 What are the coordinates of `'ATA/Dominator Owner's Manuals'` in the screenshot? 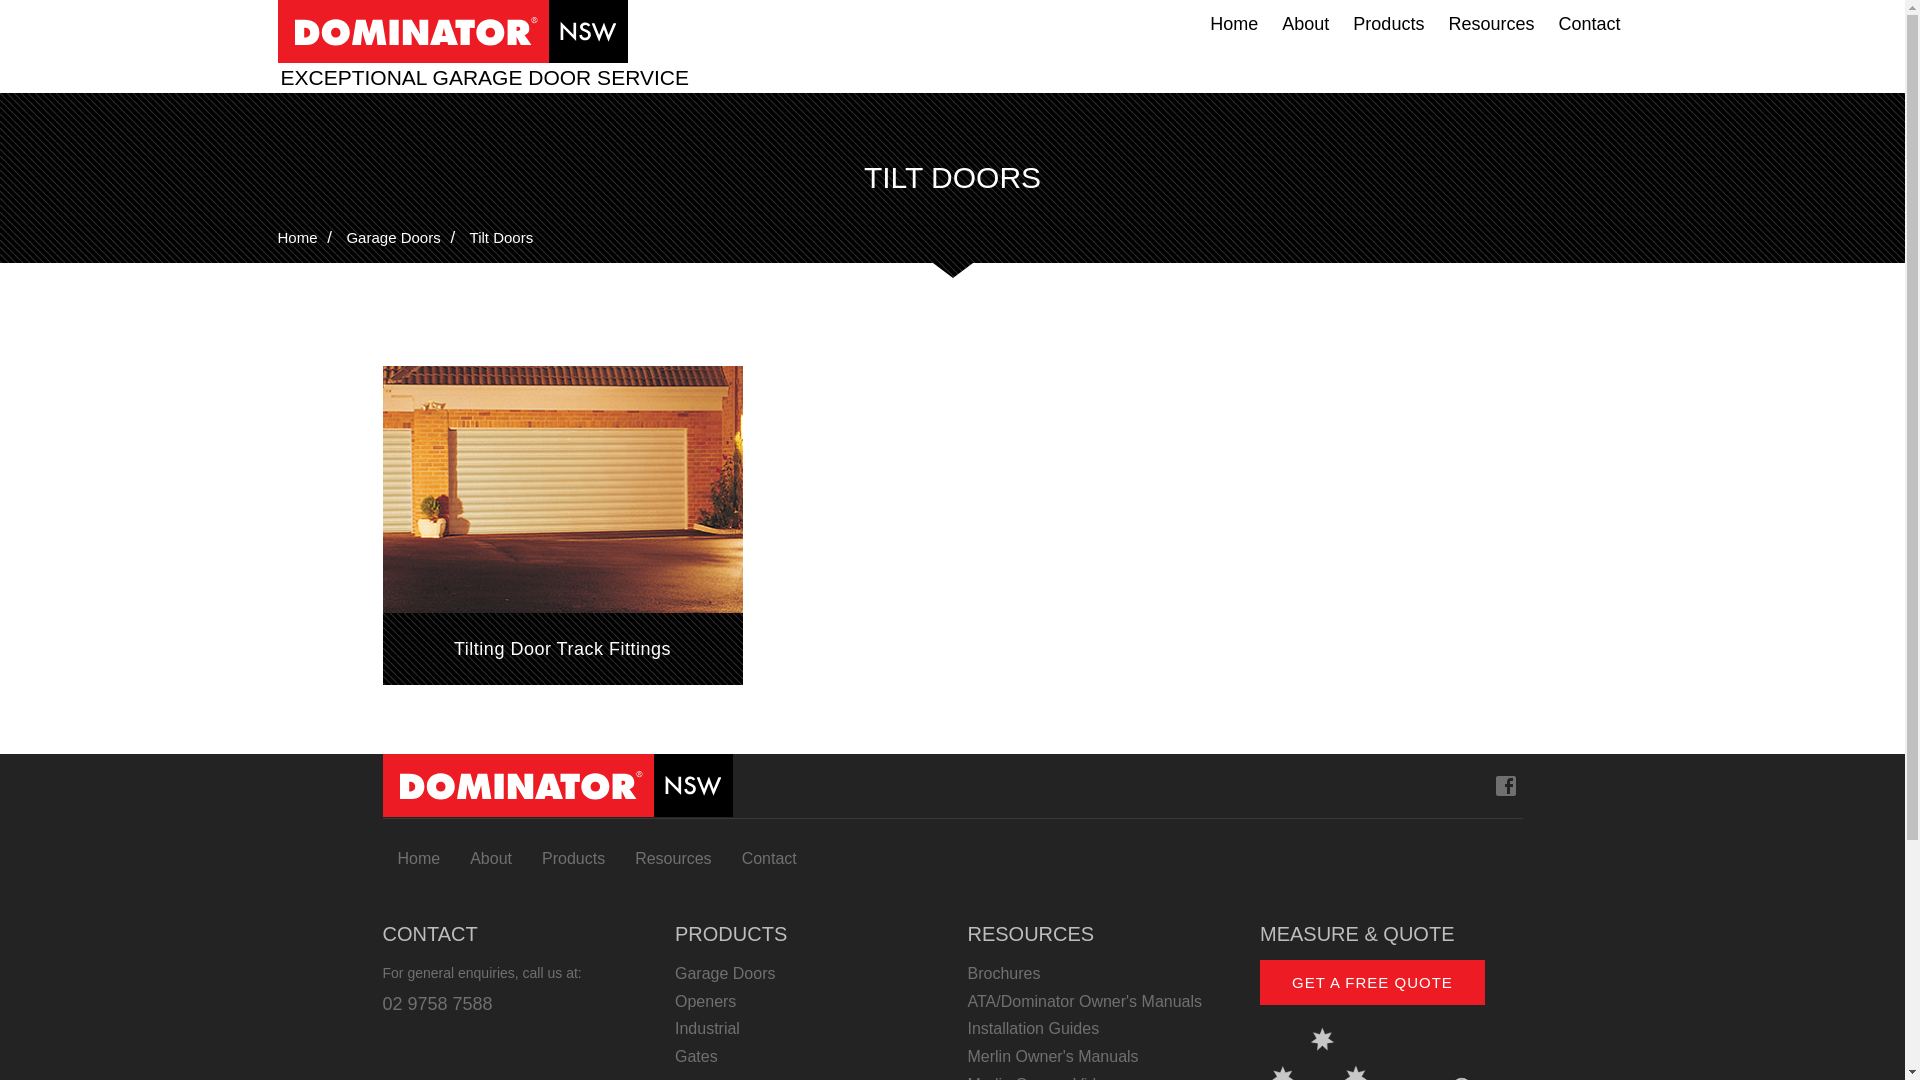 It's located at (1098, 1002).